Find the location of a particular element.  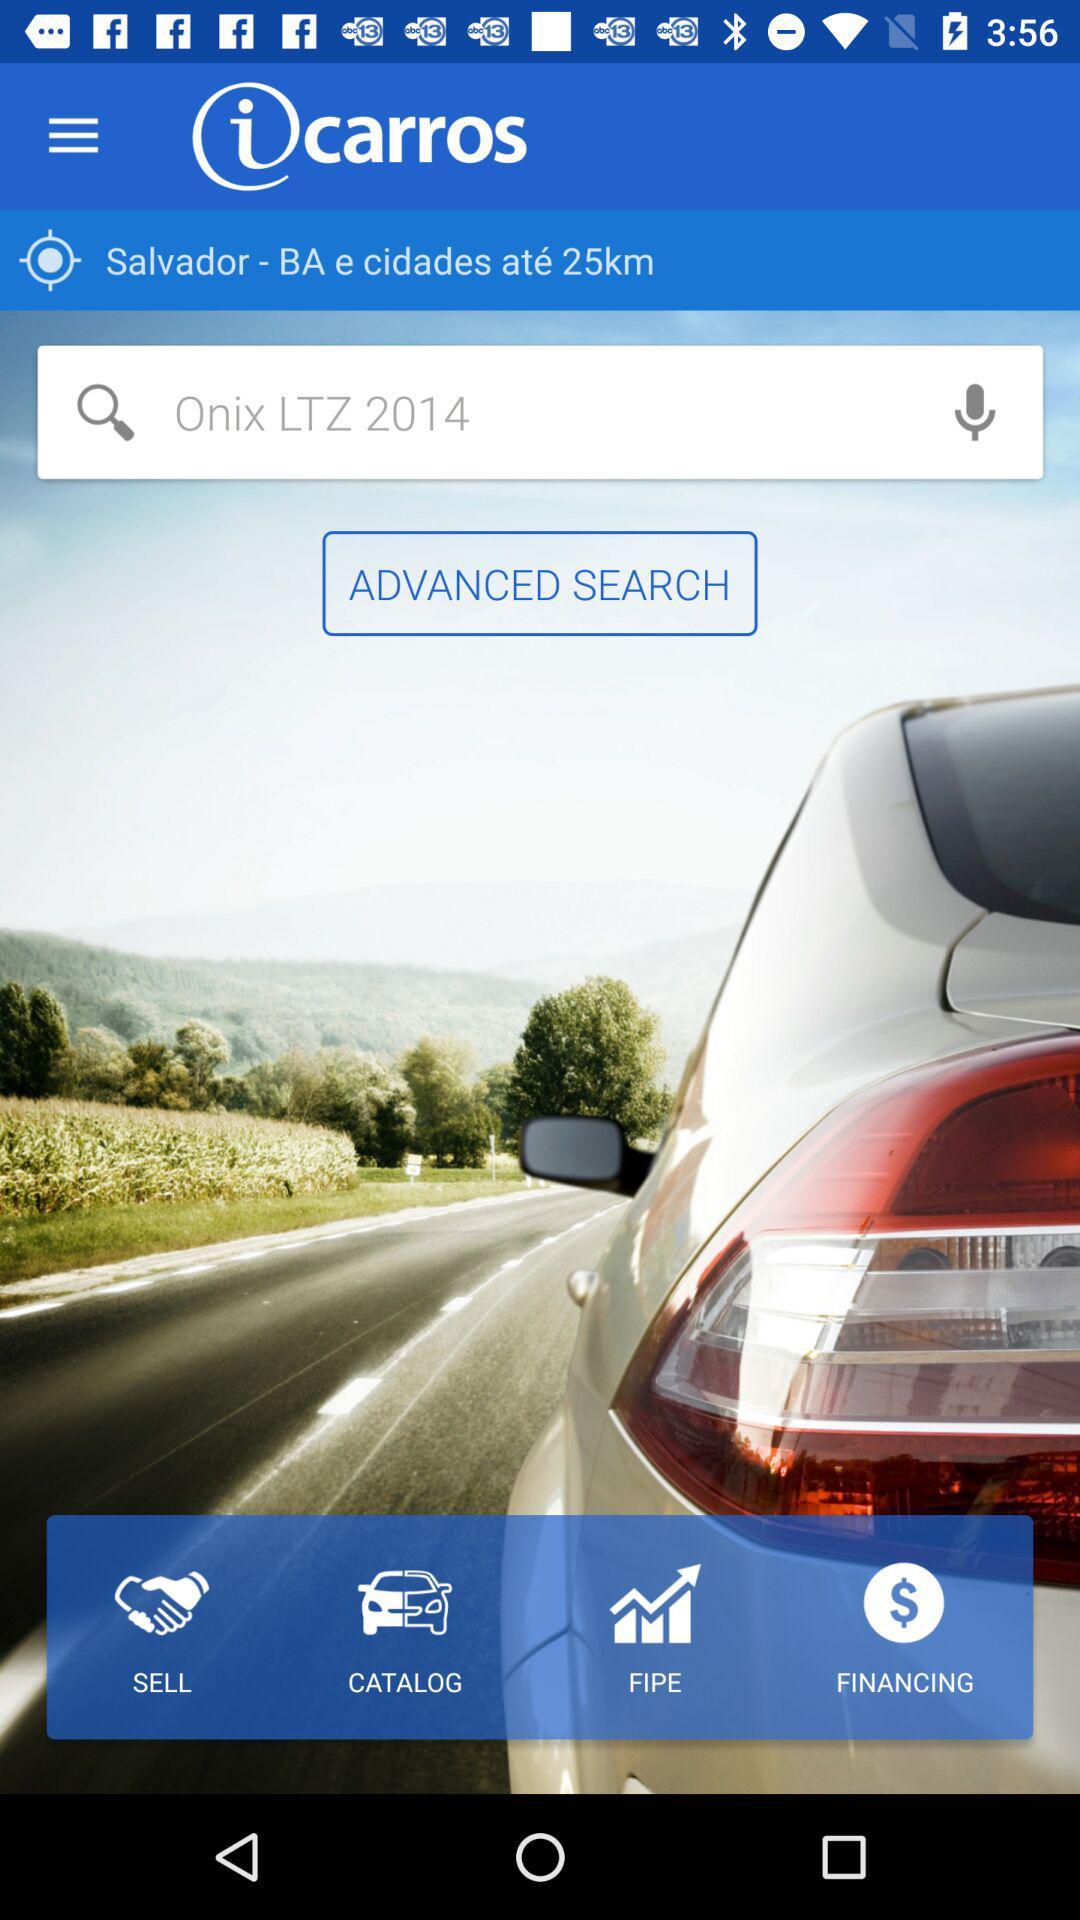

the microphone icon is located at coordinates (974, 411).